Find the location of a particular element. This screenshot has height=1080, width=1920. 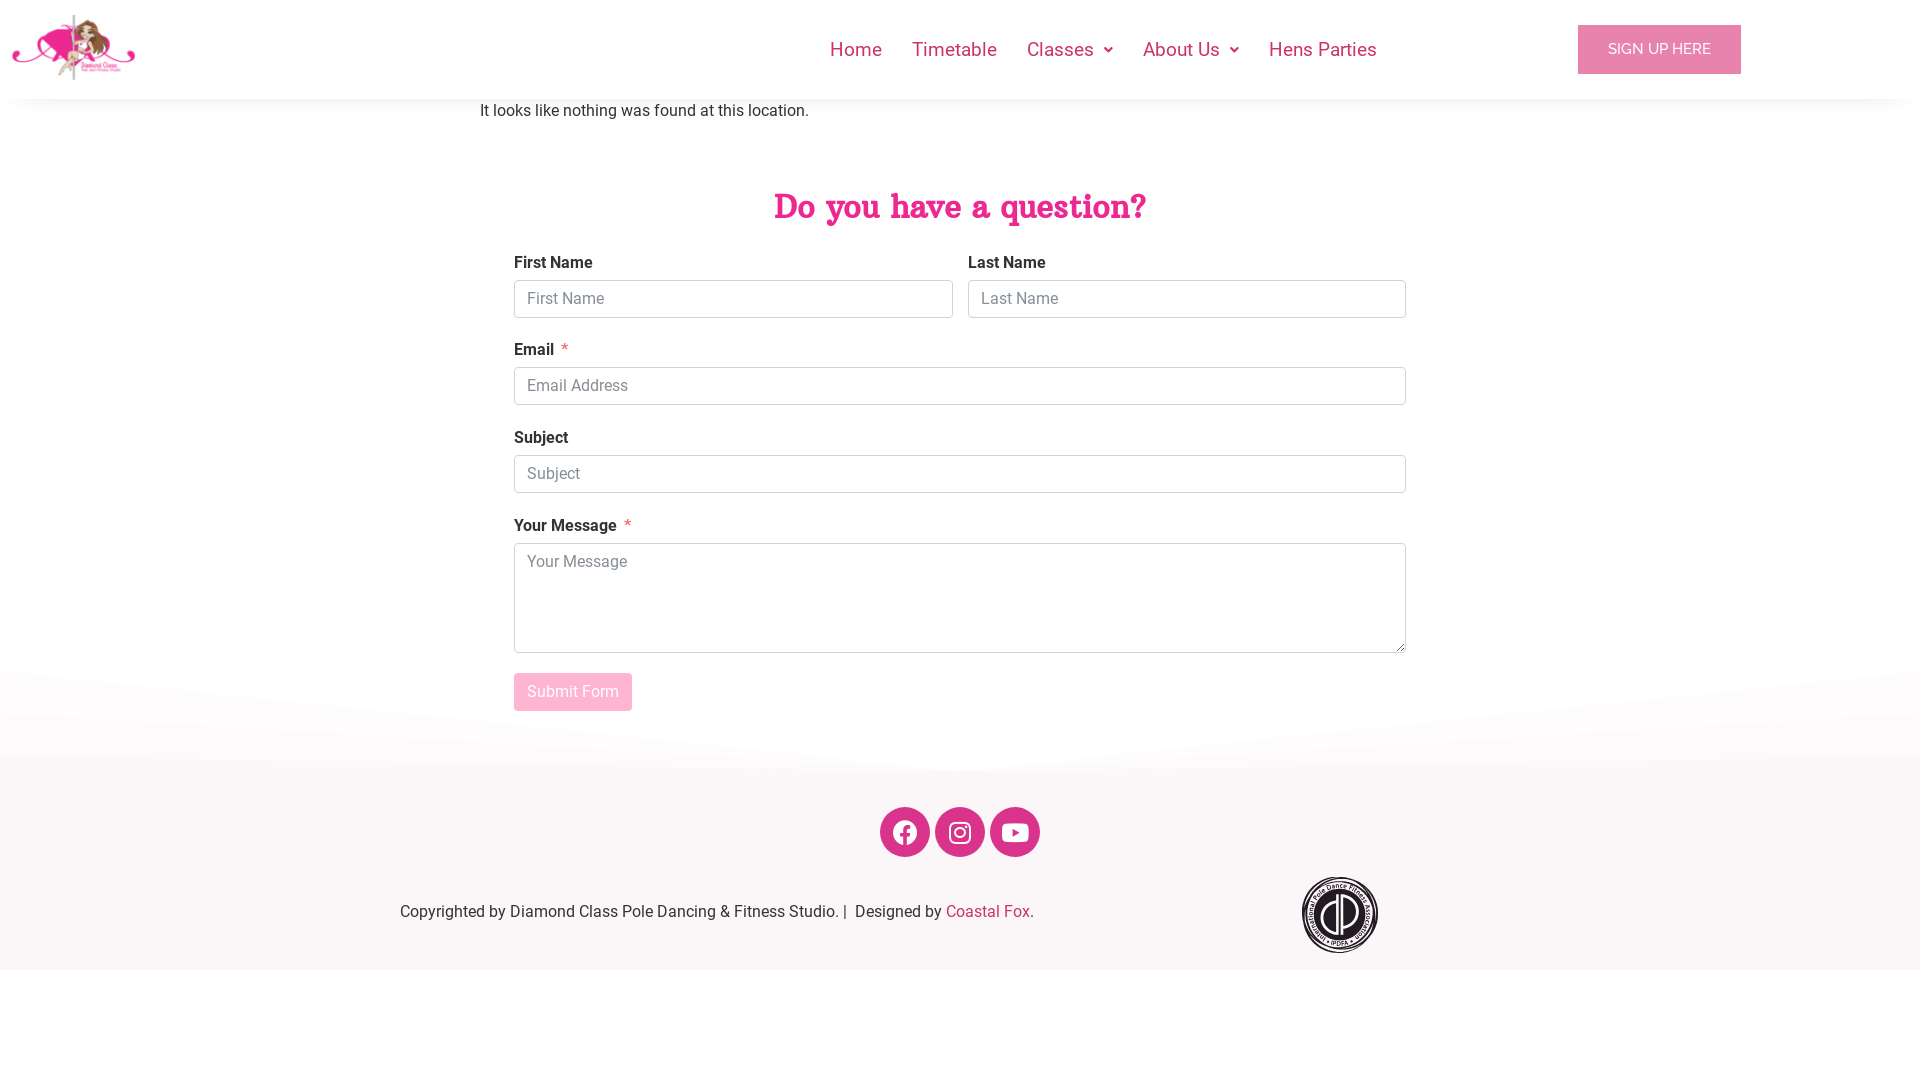

'Submit Form' is located at coordinates (571, 690).